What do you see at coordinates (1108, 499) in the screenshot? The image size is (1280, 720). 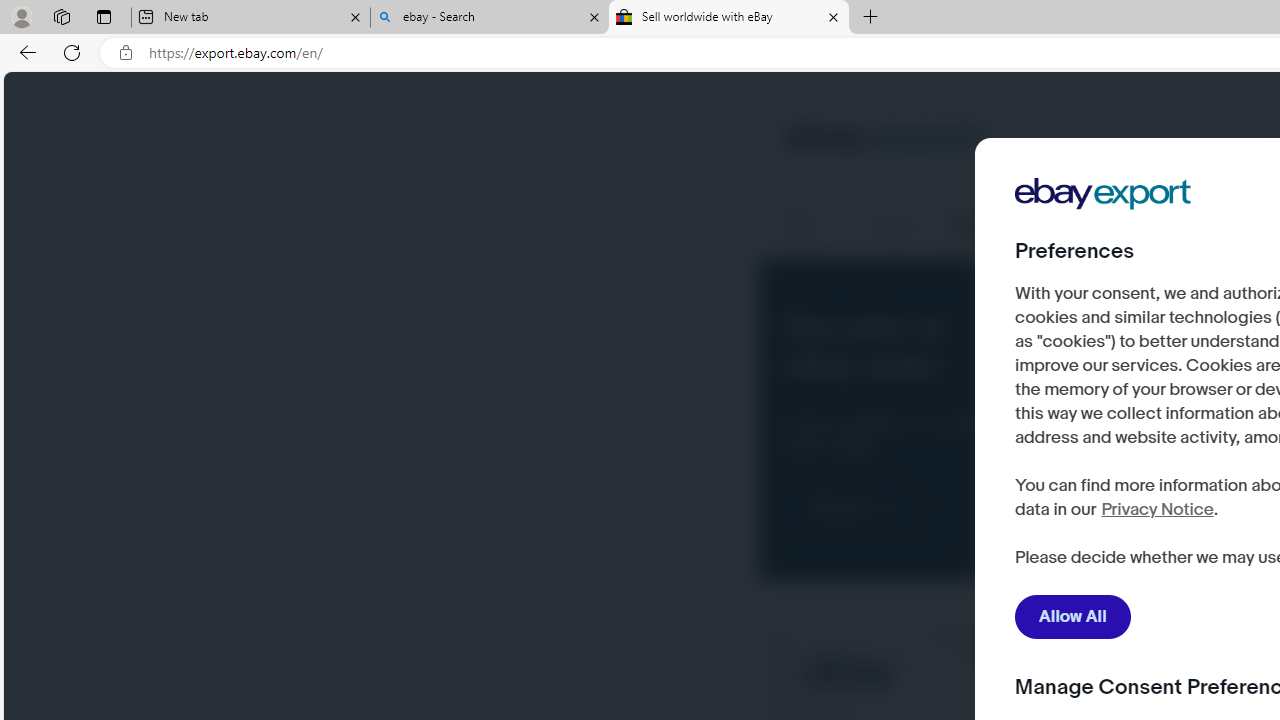 I see `'here'` at bounding box center [1108, 499].